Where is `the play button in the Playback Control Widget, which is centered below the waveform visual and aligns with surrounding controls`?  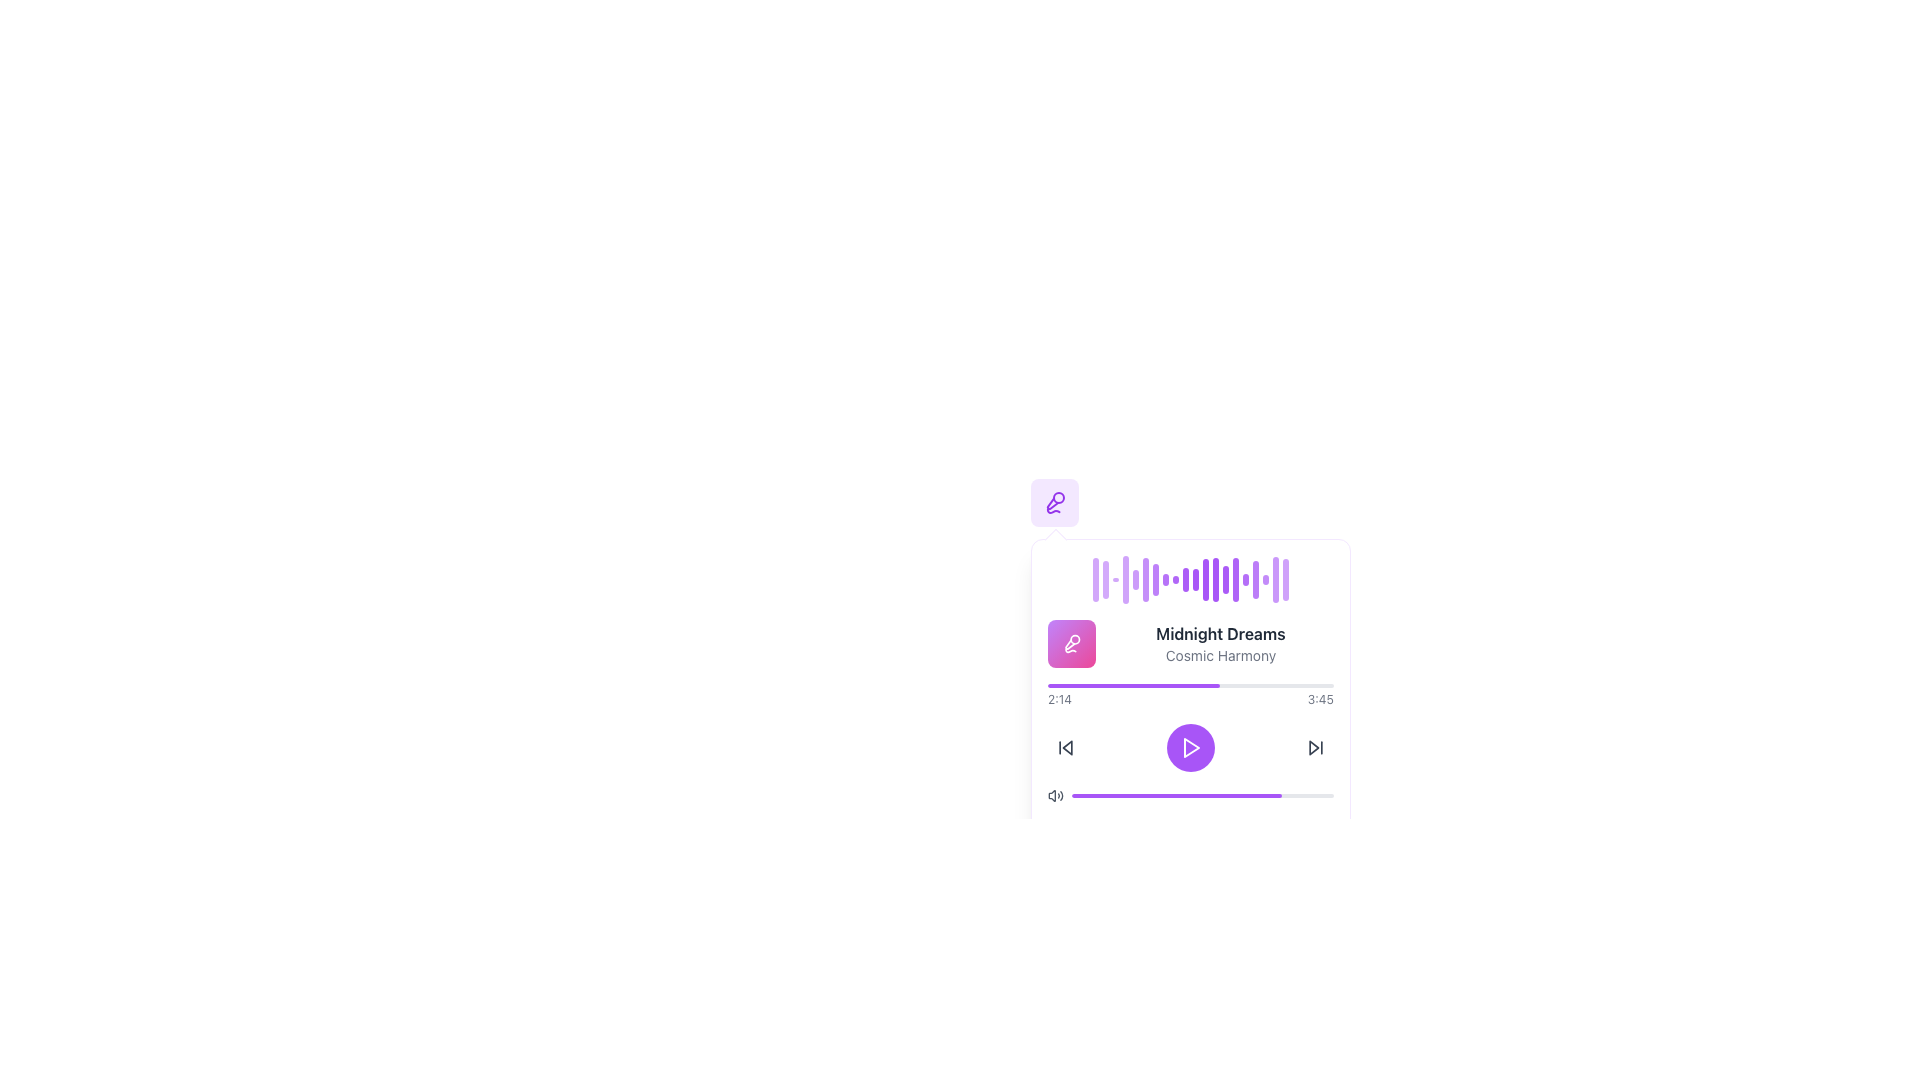
the play button in the Playback Control Widget, which is centered below the waveform visual and aligns with surrounding controls is located at coordinates (1190, 711).